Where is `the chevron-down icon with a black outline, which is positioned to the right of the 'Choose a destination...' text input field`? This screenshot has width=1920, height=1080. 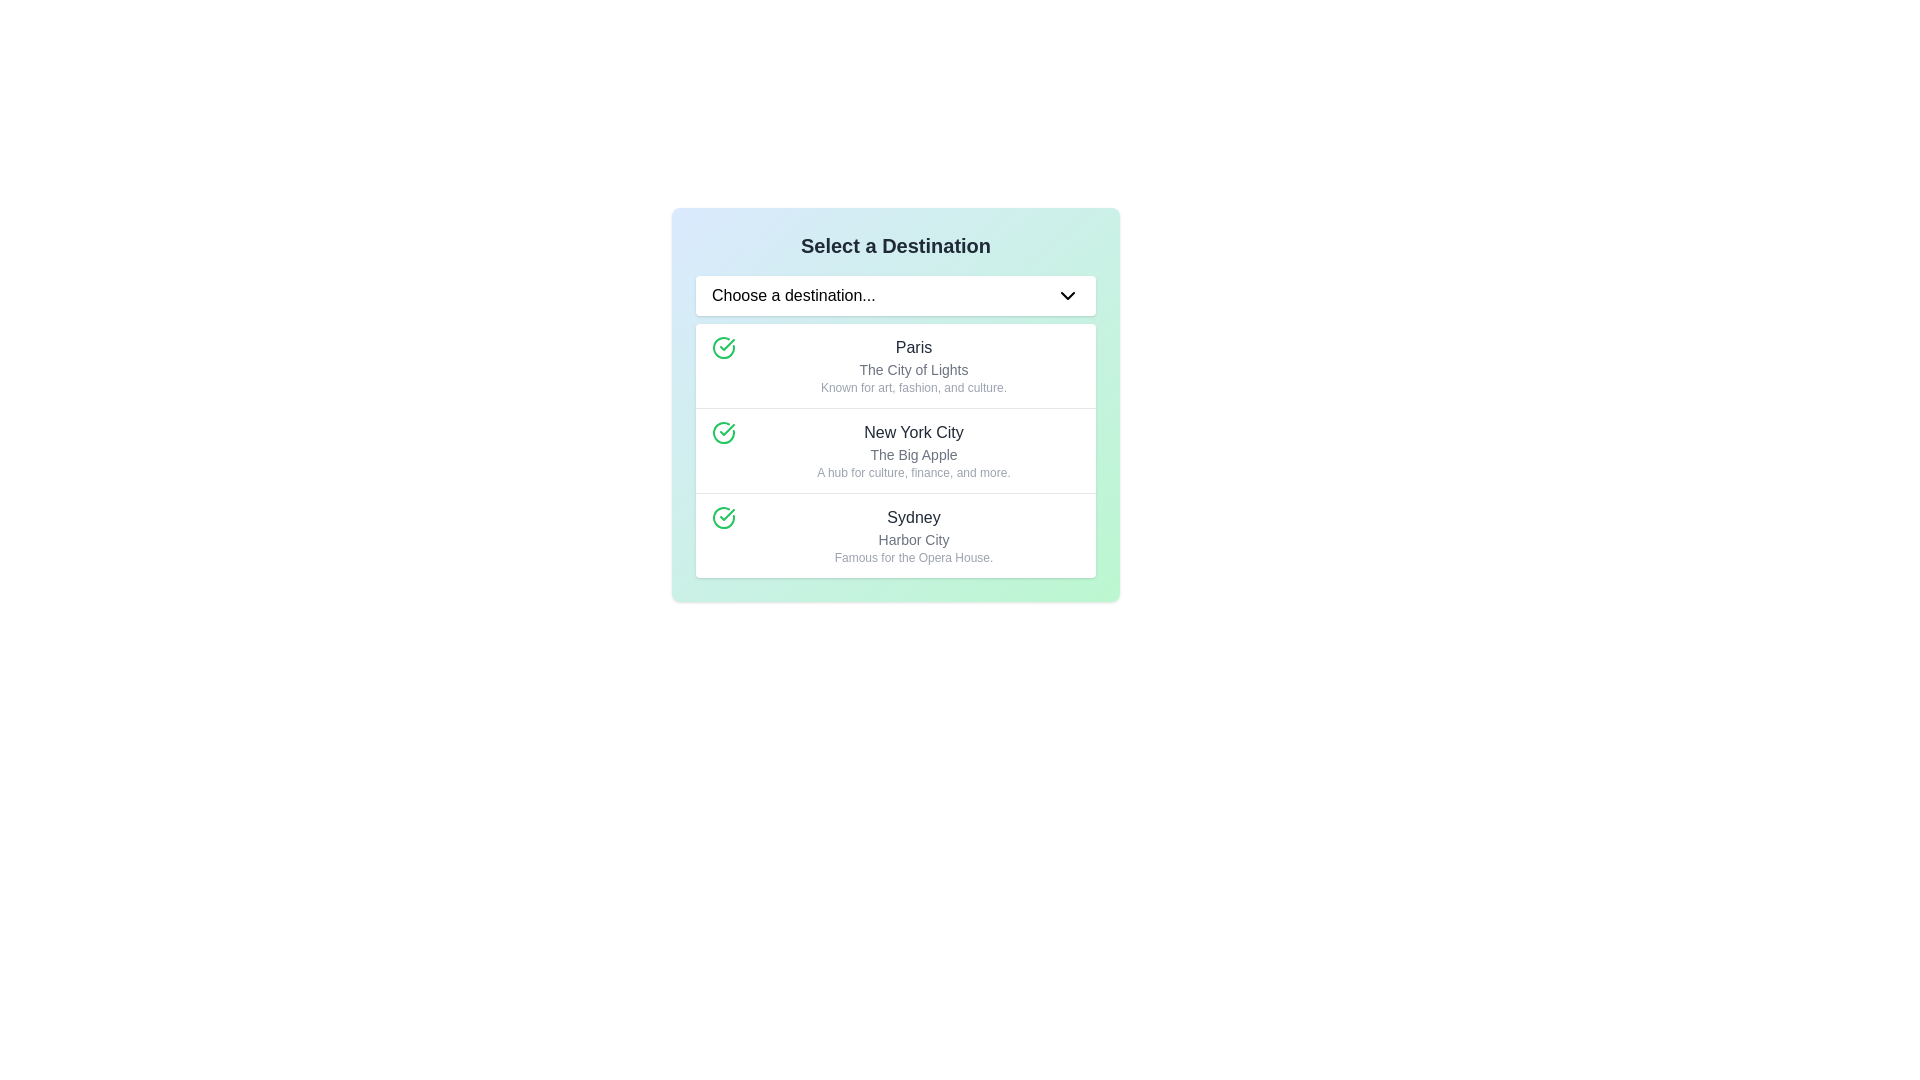 the chevron-down icon with a black outline, which is positioned to the right of the 'Choose a destination...' text input field is located at coordinates (1067, 296).